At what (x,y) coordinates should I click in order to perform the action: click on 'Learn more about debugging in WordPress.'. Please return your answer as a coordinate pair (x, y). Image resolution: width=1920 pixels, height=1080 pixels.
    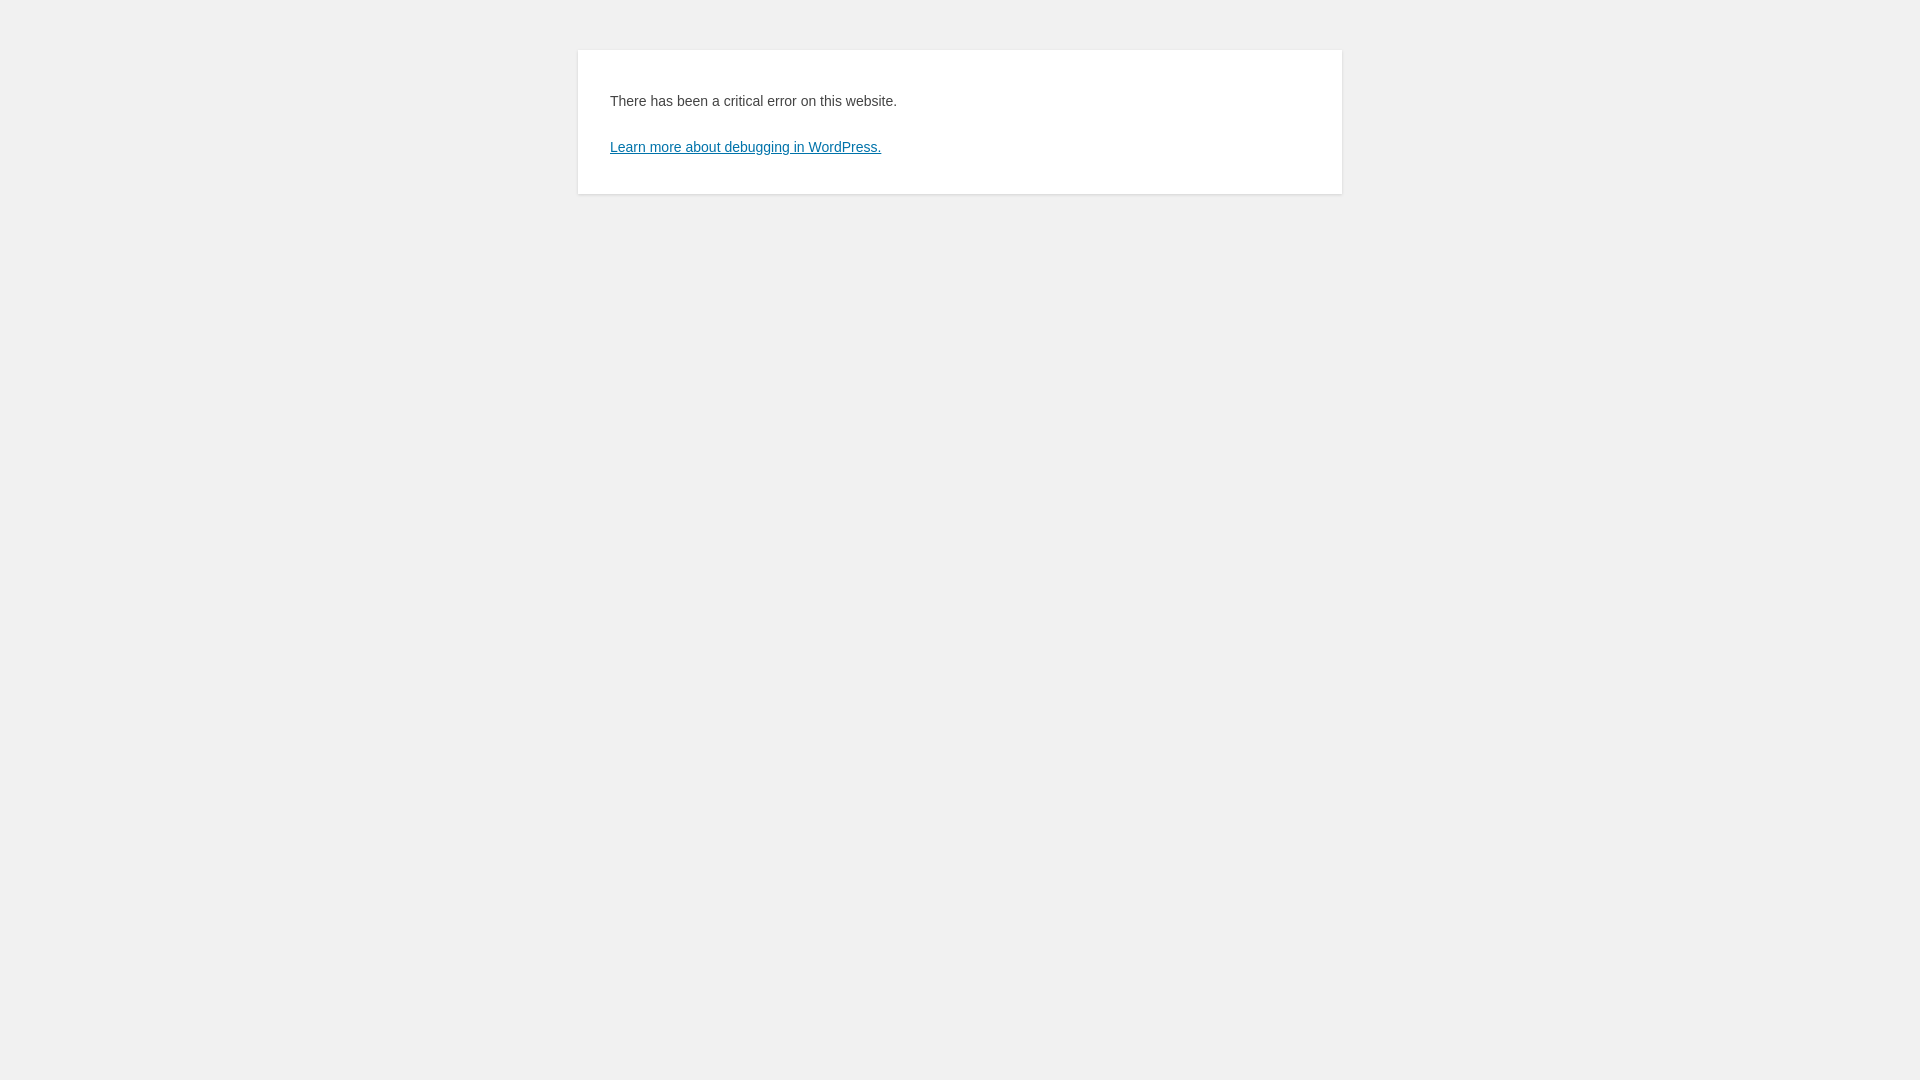
    Looking at the image, I should click on (744, 145).